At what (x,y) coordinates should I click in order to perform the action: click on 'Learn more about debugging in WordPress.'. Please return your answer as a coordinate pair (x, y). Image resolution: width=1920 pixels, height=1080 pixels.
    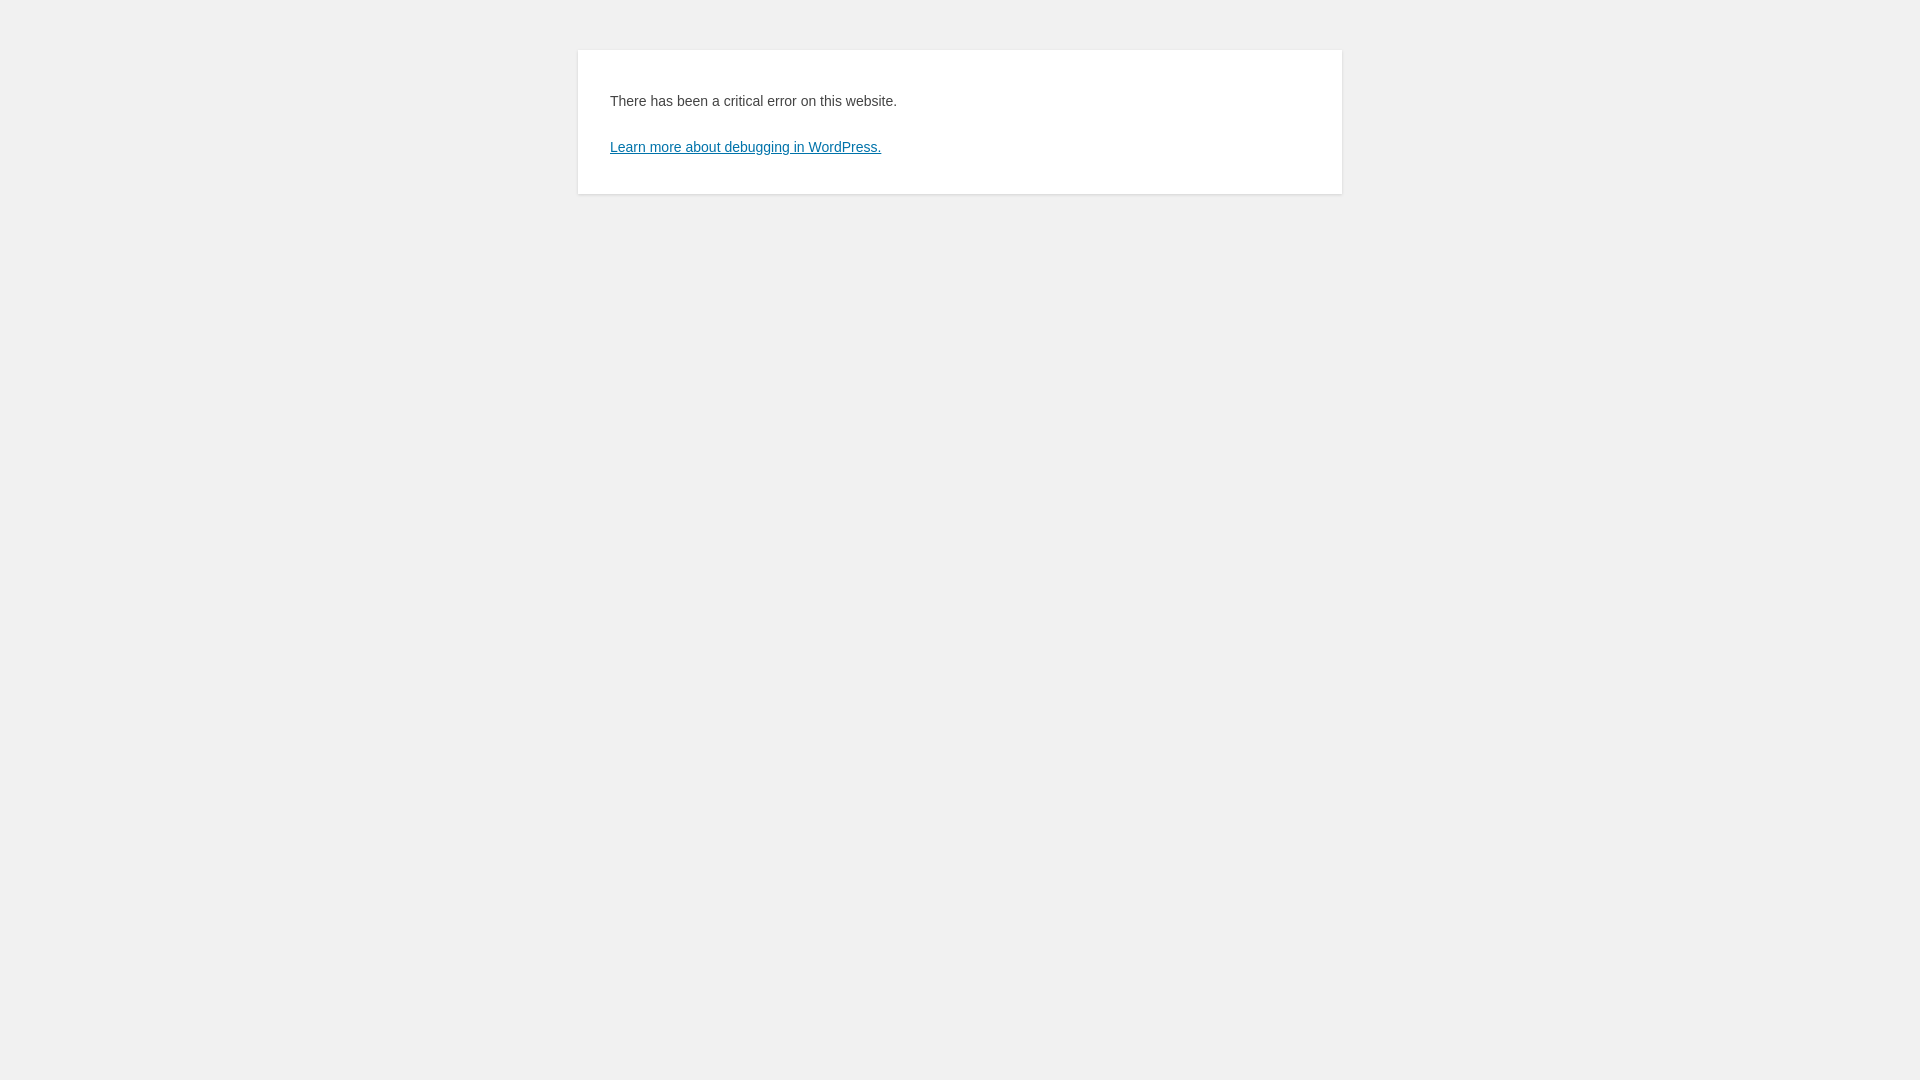
    Looking at the image, I should click on (744, 145).